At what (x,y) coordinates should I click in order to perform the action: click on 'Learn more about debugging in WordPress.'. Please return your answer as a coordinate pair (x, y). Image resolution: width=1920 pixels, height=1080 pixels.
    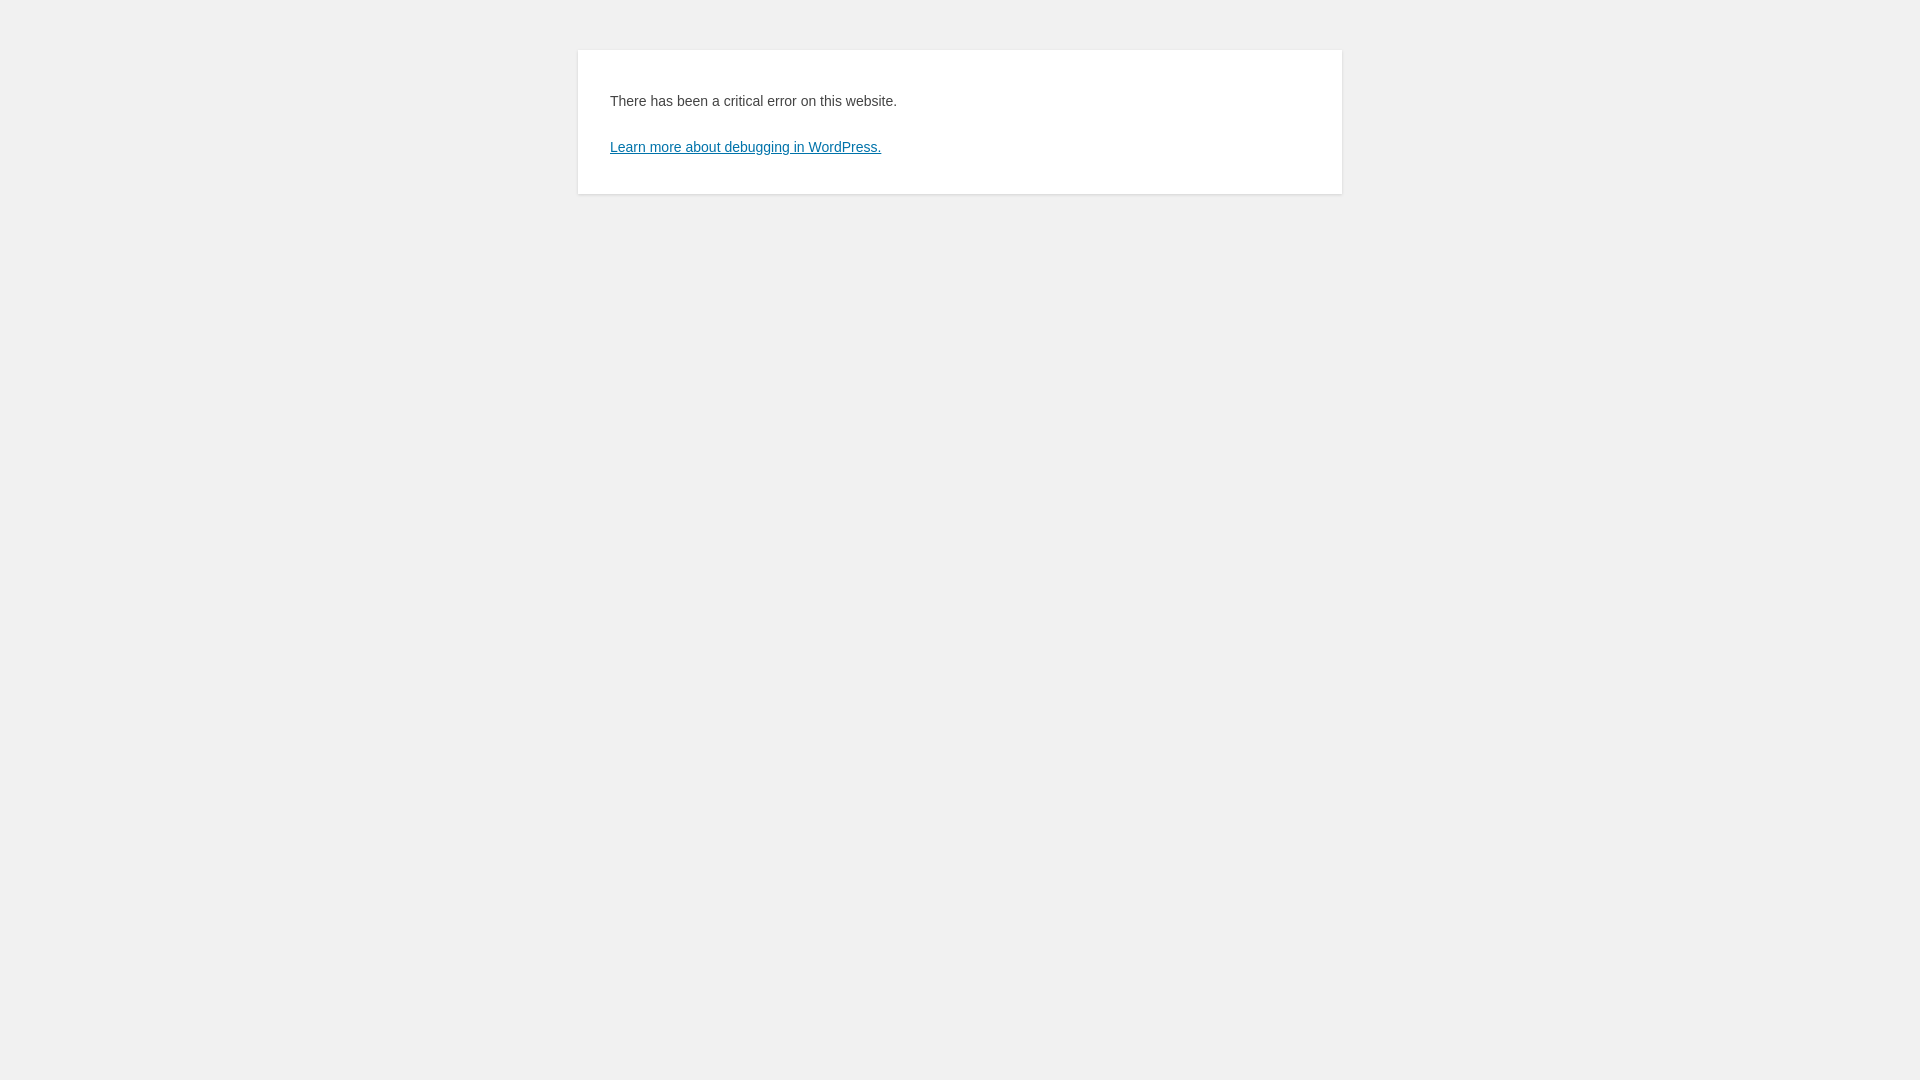
    Looking at the image, I should click on (744, 145).